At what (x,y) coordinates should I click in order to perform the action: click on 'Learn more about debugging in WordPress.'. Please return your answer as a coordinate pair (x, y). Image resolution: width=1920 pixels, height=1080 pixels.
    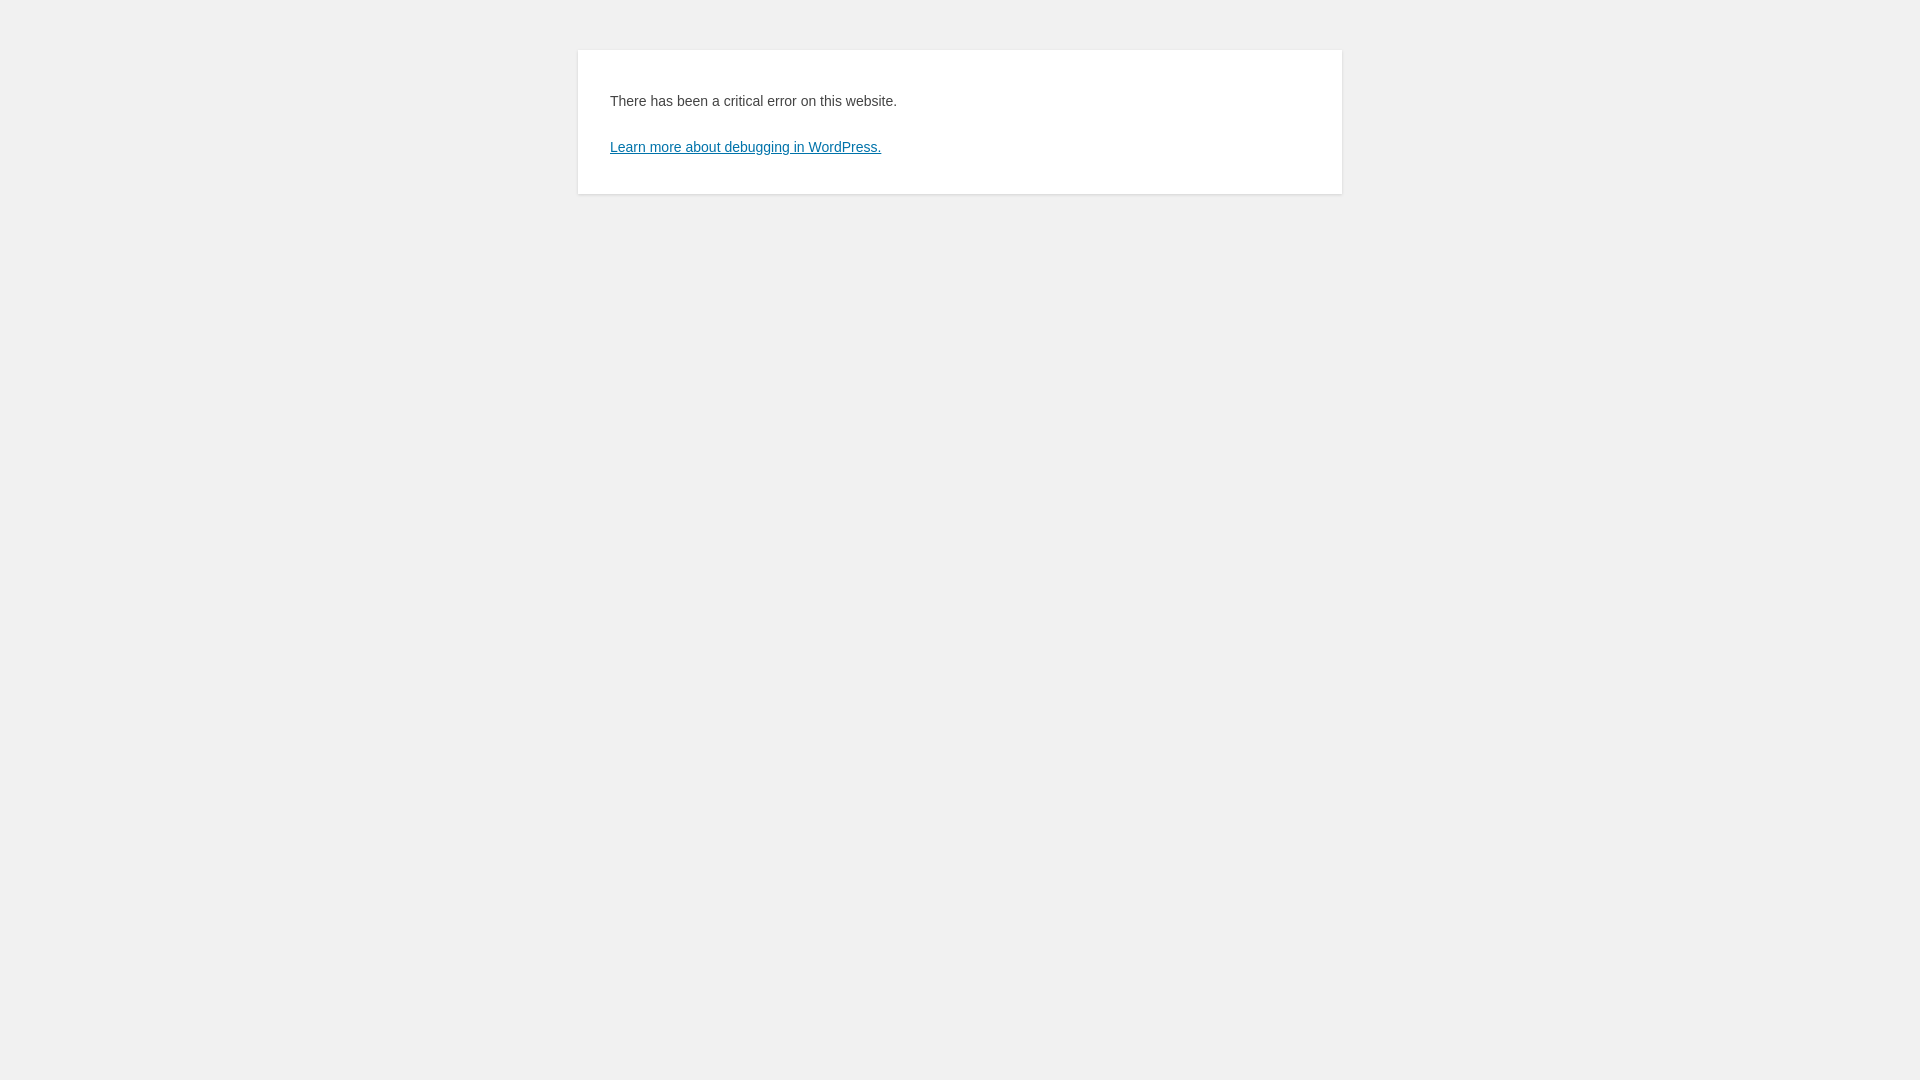
    Looking at the image, I should click on (744, 145).